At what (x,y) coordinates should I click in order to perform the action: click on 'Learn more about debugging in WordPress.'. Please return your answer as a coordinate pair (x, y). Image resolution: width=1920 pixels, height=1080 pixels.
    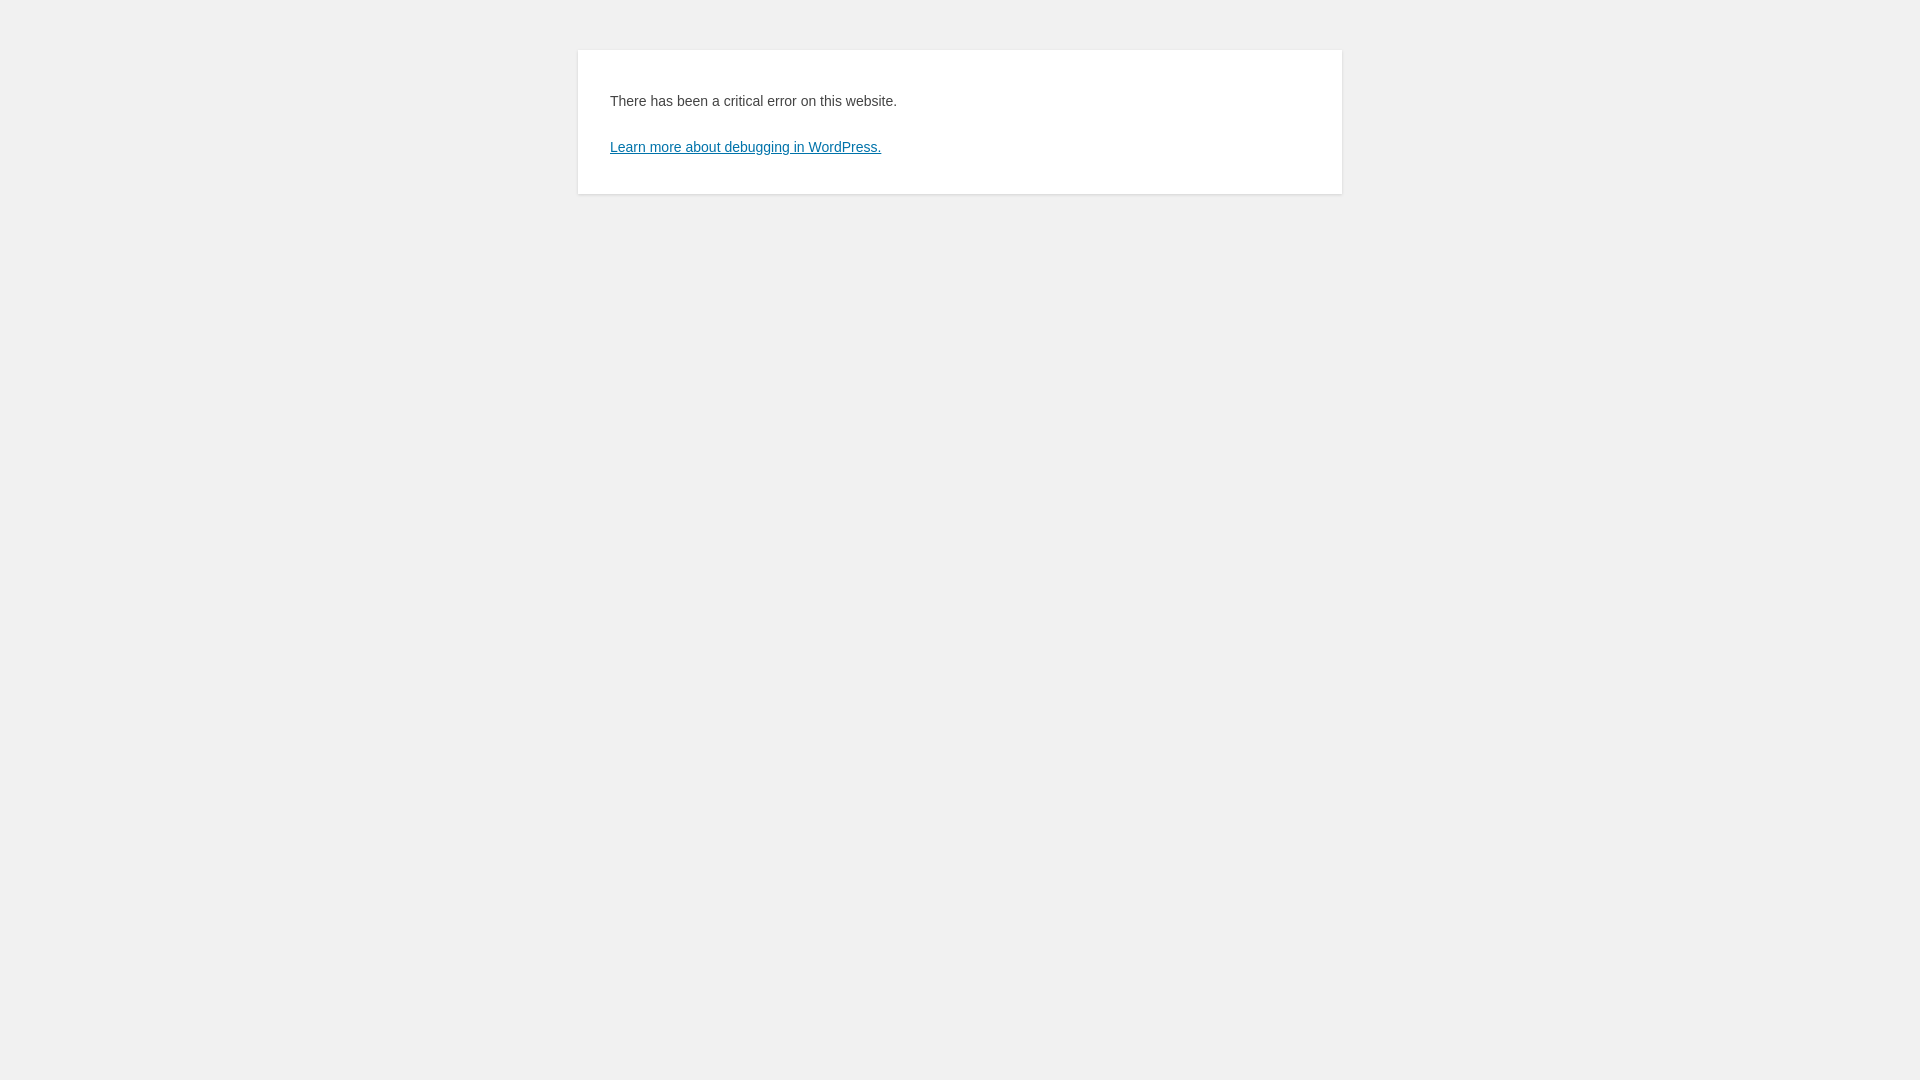
    Looking at the image, I should click on (744, 145).